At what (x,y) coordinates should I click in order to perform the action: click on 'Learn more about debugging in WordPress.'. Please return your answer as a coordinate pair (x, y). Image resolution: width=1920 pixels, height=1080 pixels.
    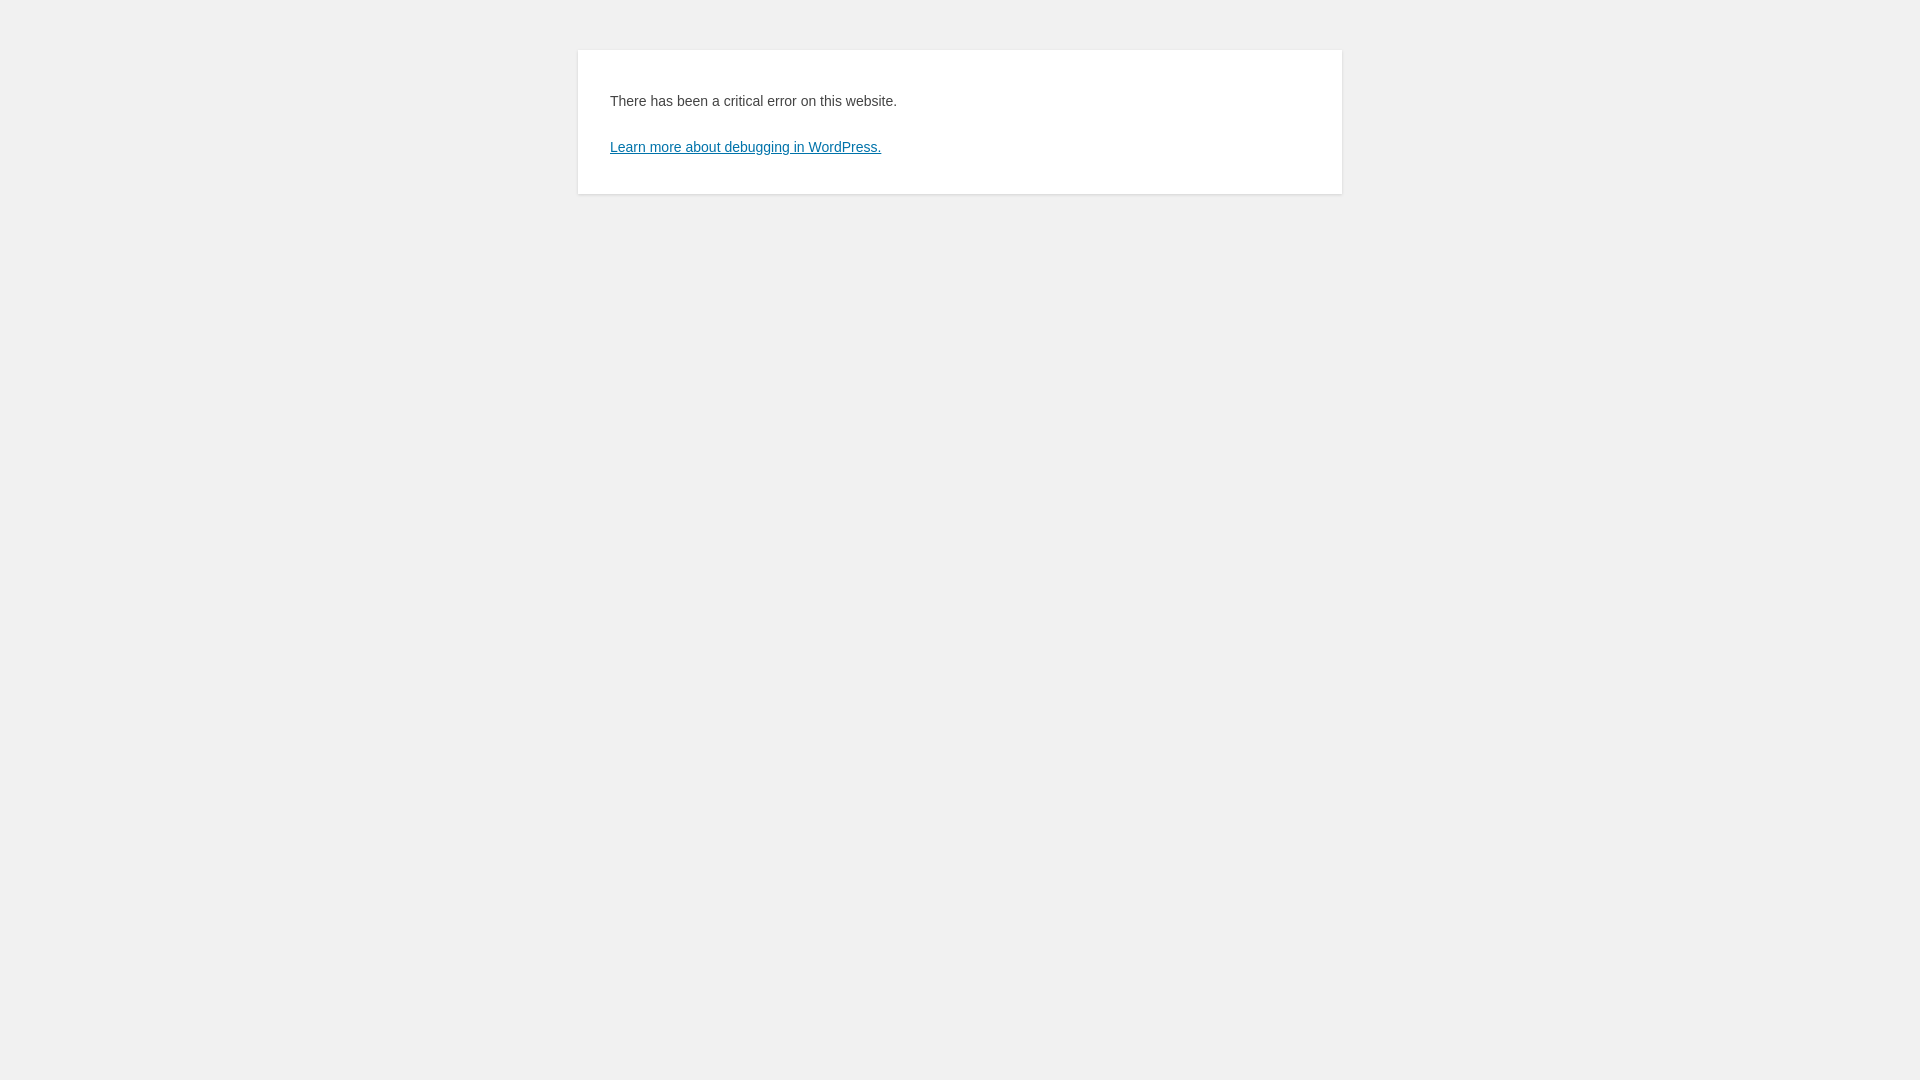
    Looking at the image, I should click on (744, 145).